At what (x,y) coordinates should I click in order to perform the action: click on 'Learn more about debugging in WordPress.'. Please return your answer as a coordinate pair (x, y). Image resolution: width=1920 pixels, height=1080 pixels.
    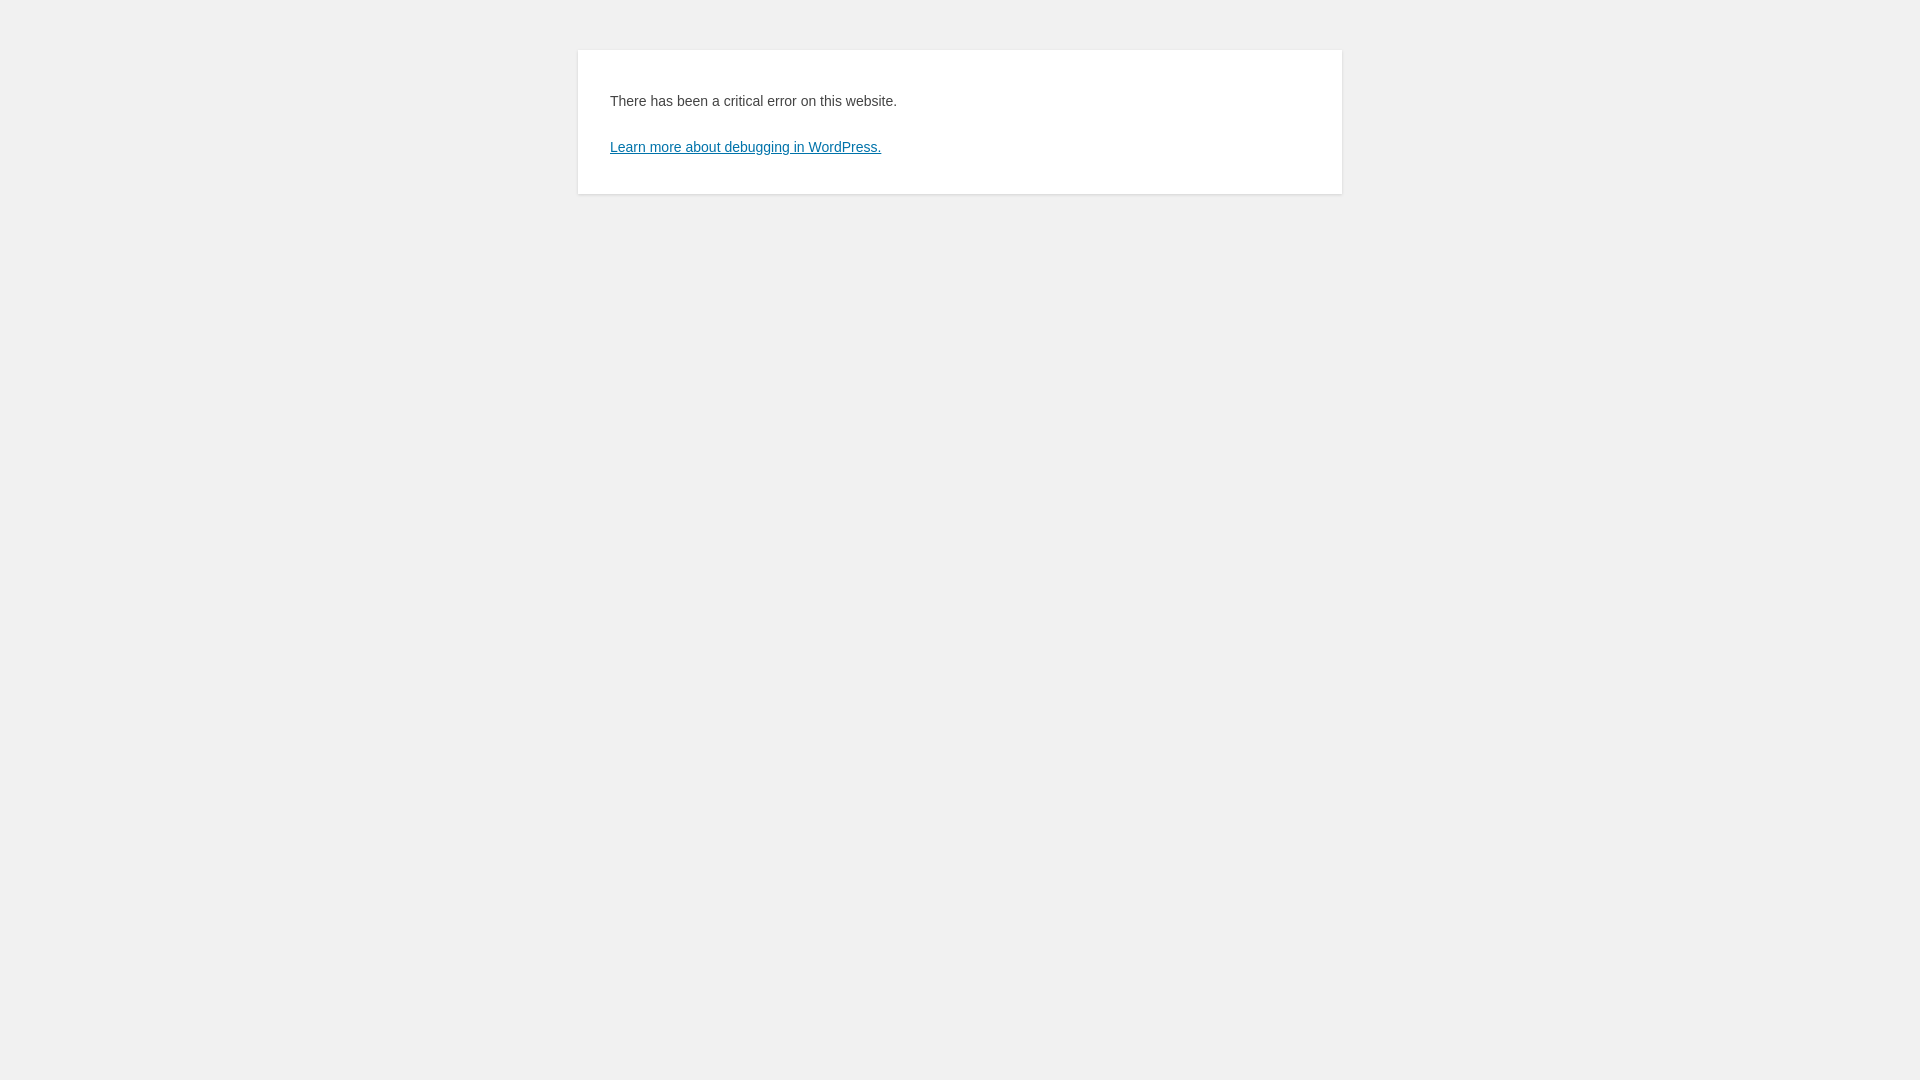
    Looking at the image, I should click on (744, 145).